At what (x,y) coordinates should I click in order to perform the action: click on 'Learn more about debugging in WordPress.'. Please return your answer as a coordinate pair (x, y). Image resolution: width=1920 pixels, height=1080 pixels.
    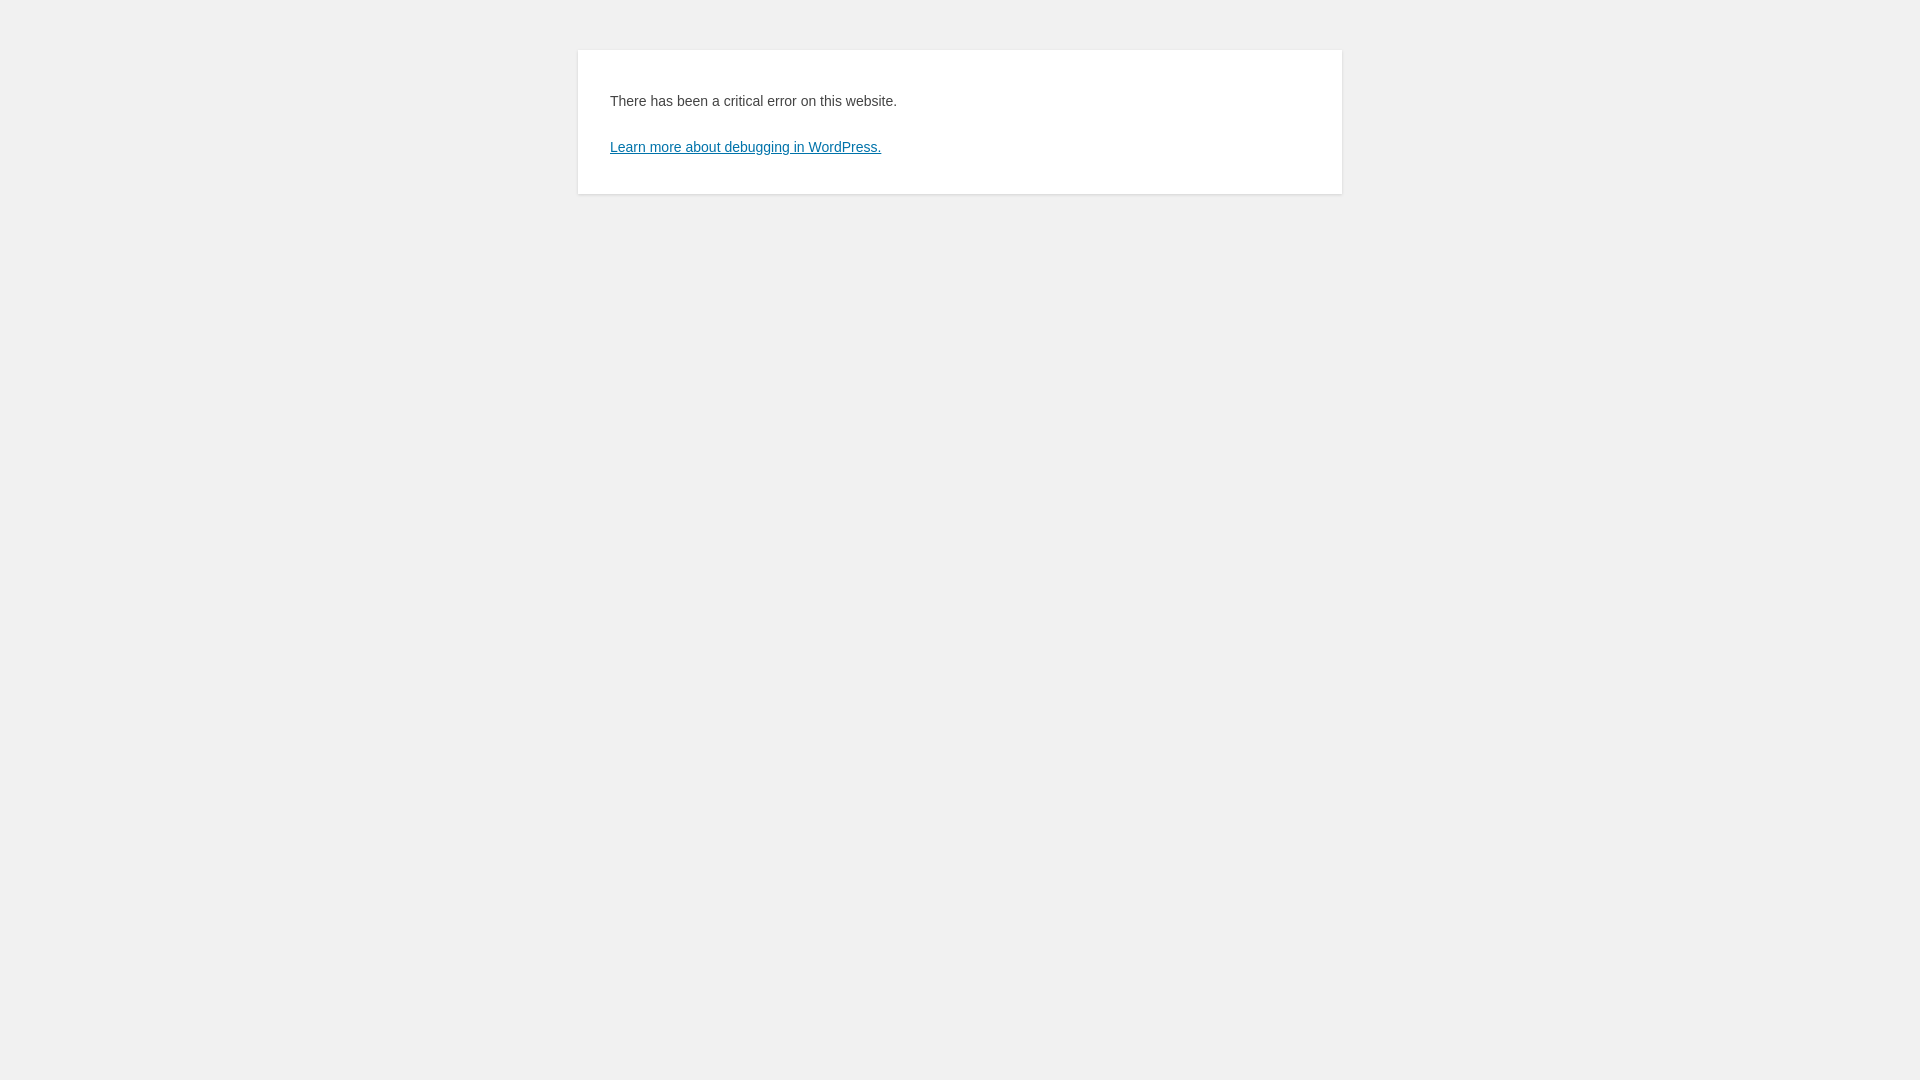
    Looking at the image, I should click on (744, 145).